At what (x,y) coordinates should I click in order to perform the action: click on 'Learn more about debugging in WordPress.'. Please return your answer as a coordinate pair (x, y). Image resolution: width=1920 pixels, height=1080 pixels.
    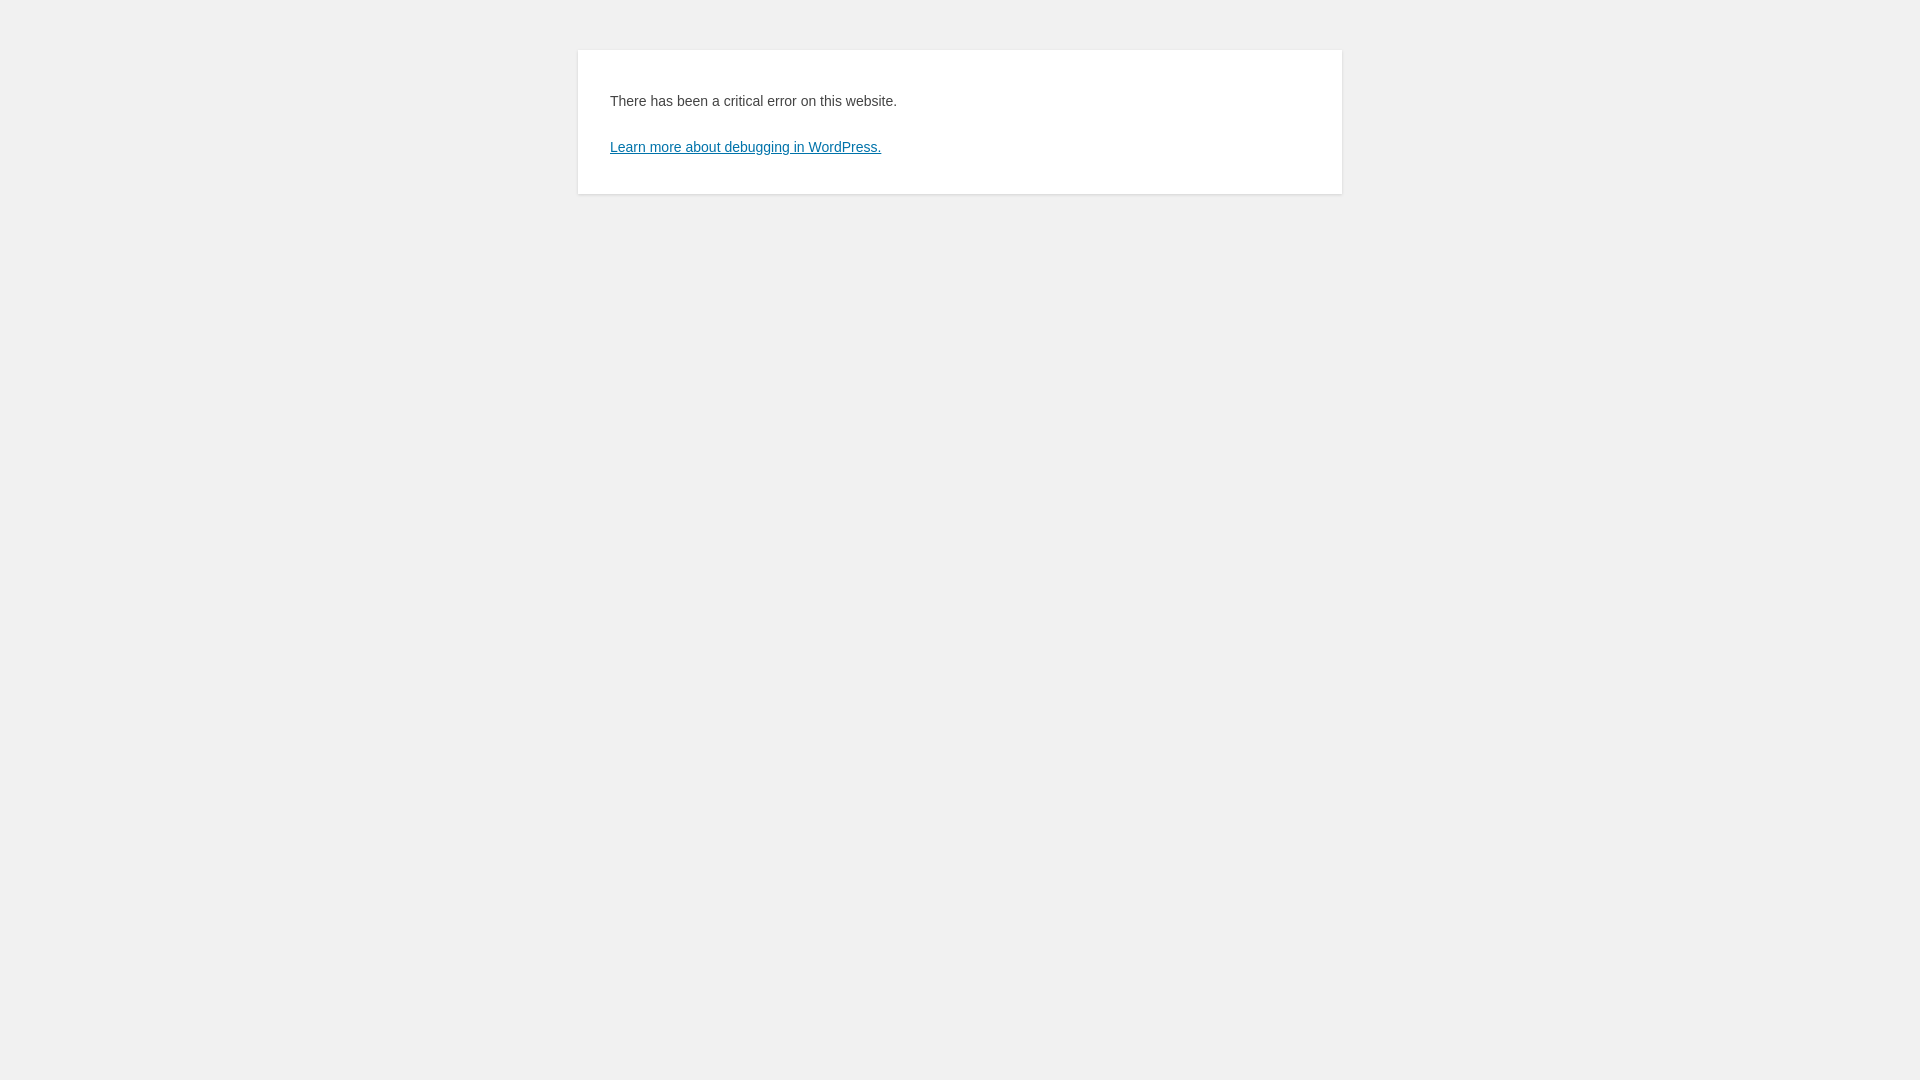
    Looking at the image, I should click on (744, 145).